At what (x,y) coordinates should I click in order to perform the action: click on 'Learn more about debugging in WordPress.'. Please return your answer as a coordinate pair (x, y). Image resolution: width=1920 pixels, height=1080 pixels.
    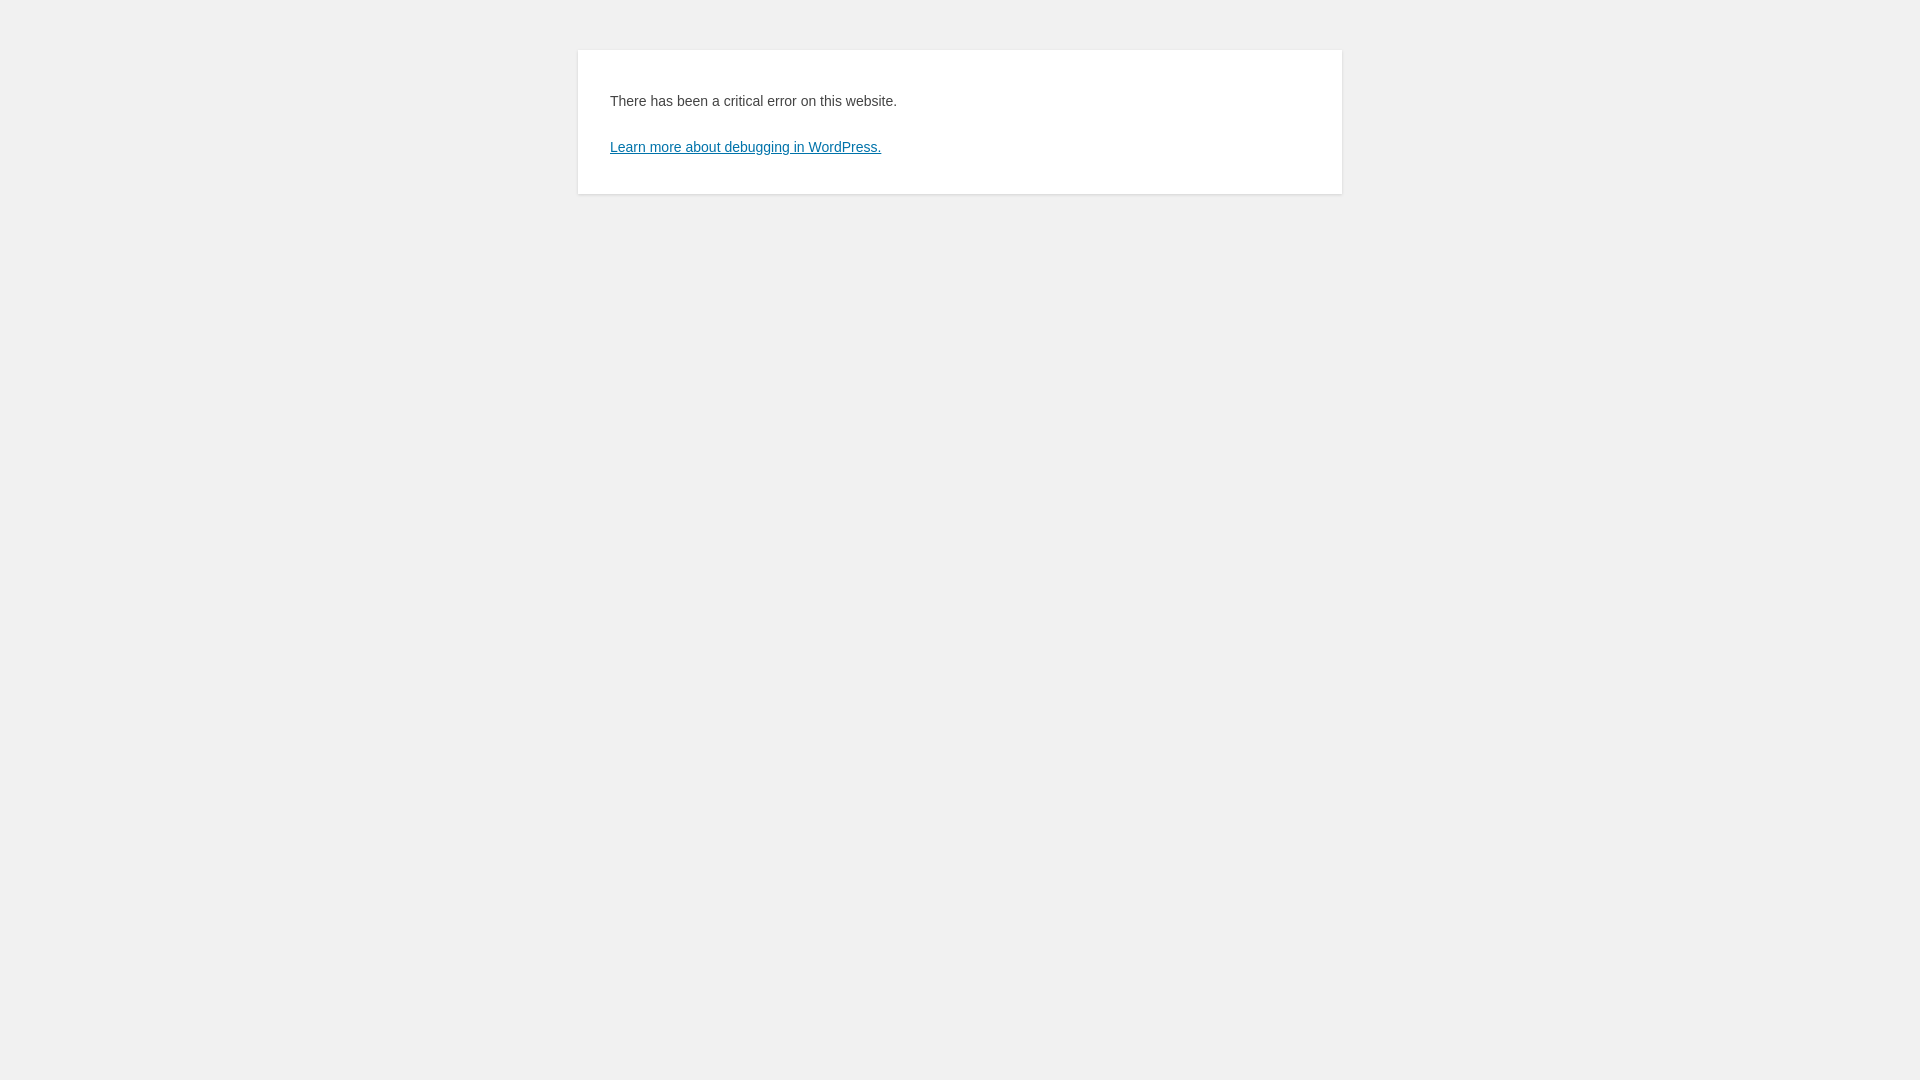
    Looking at the image, I should click on (744, 145).